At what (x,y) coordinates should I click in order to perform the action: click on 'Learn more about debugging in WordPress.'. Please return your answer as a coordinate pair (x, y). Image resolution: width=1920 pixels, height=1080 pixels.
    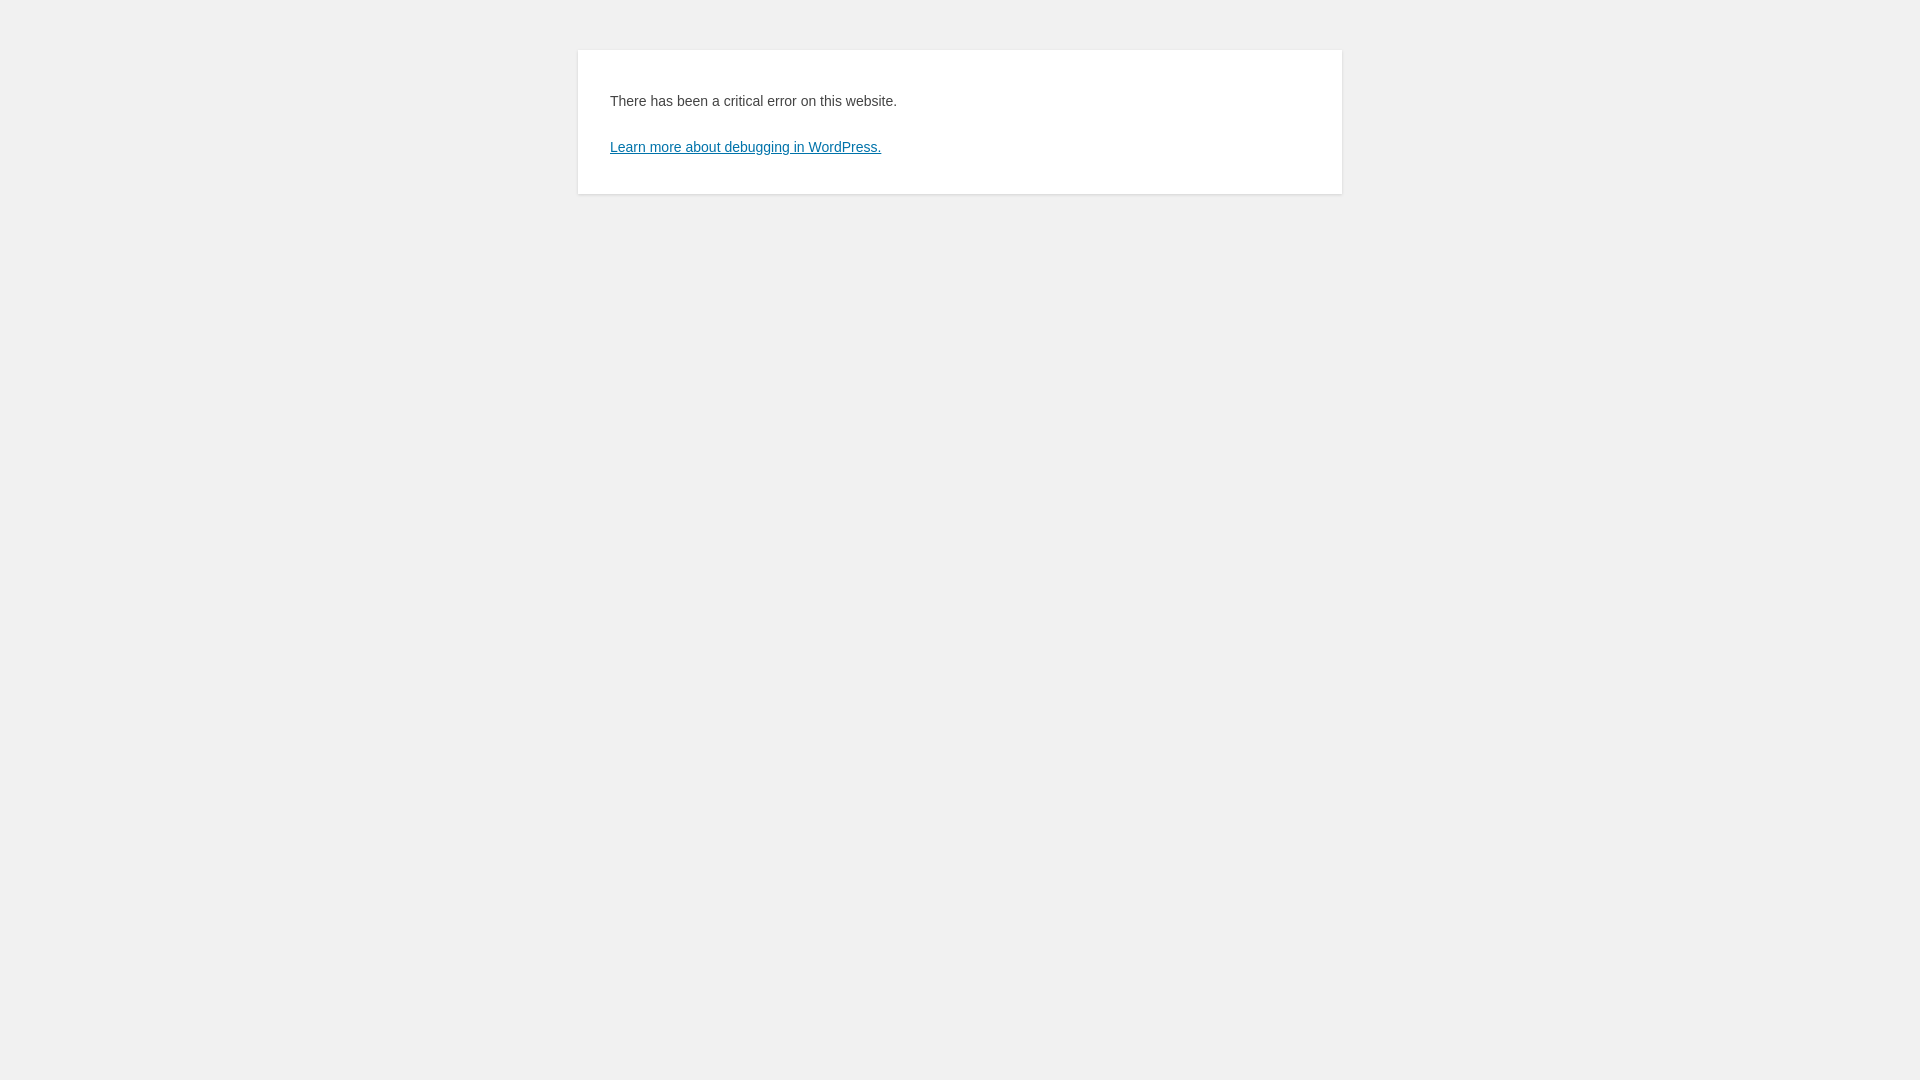
    Looking at the image, I should click on (744, 145).